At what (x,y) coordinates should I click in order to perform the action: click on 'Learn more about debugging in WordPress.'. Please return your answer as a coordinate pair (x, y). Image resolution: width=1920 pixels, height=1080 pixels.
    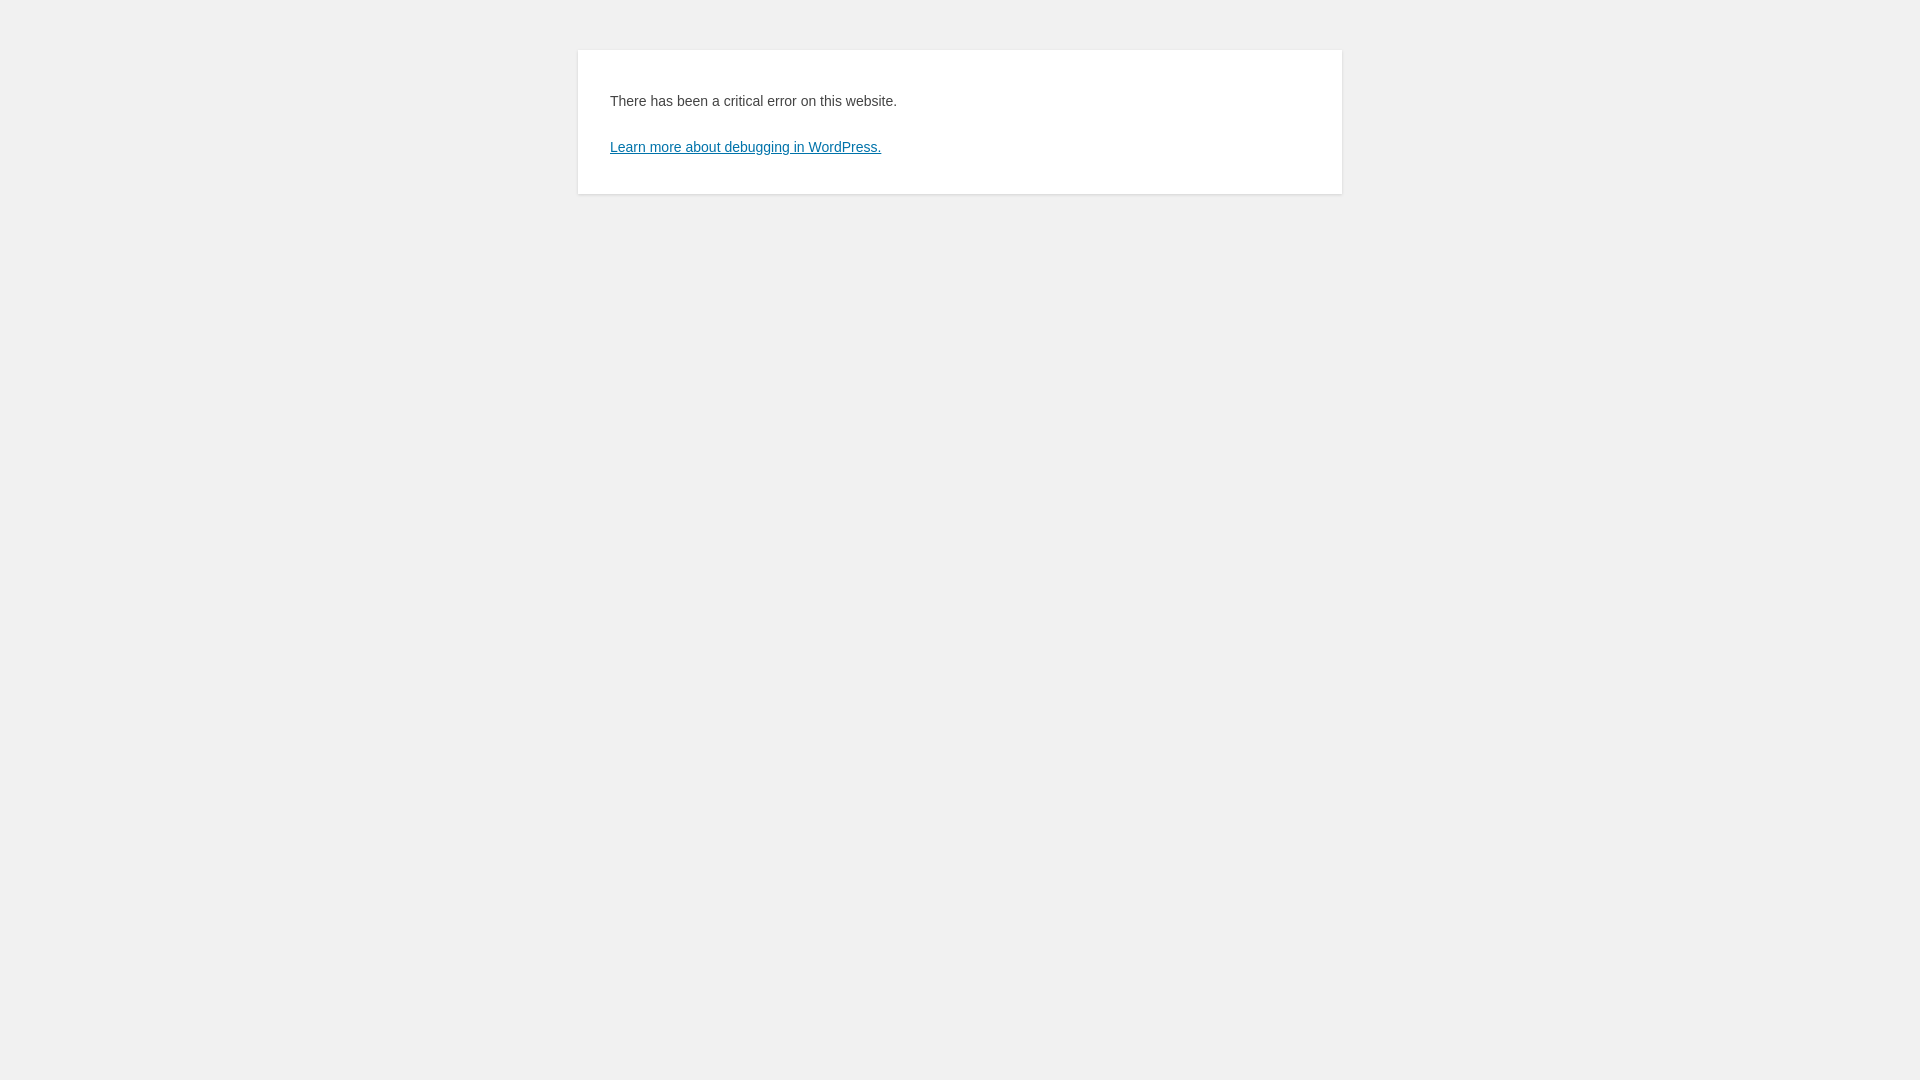
    Looking at the image, I should click on (744, 145).